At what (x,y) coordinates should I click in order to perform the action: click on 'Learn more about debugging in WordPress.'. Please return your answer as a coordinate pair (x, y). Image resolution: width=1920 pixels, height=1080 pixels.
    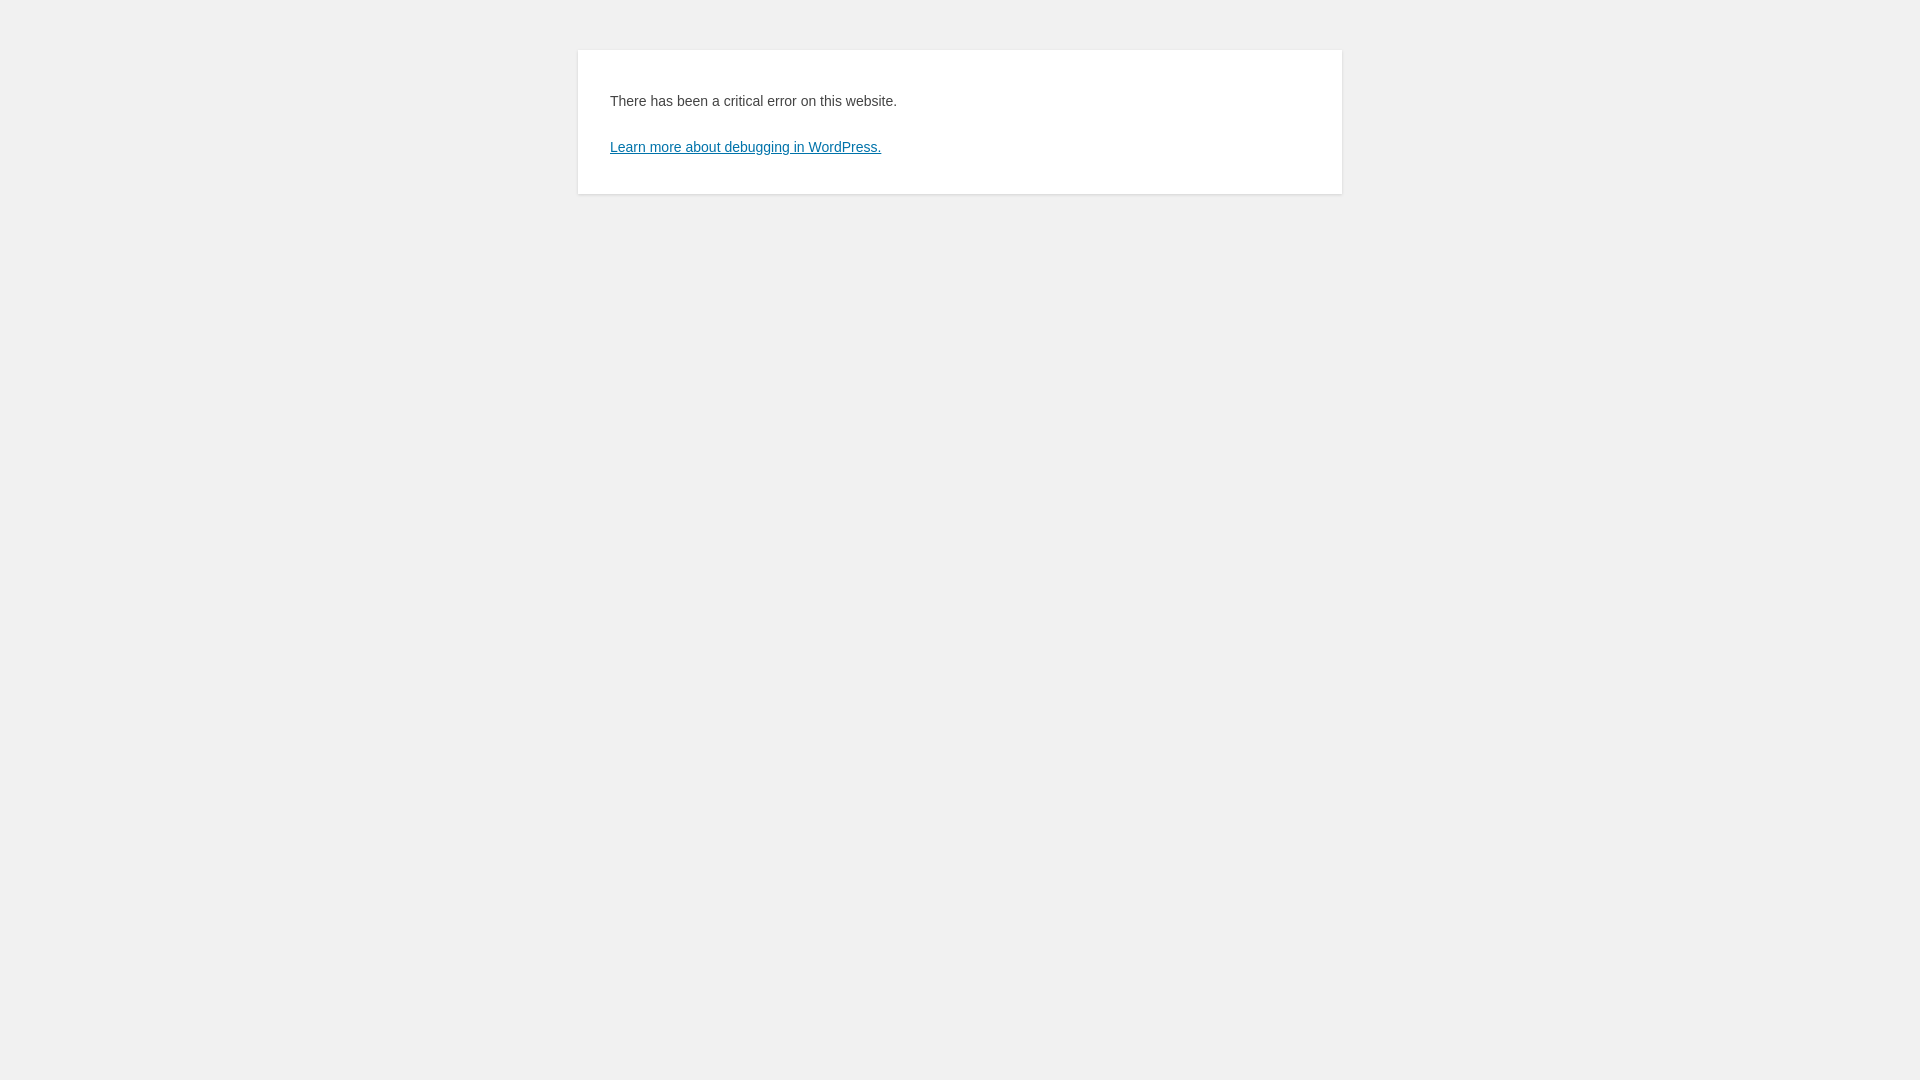
    Looking at the image, I should click on (744, 145).